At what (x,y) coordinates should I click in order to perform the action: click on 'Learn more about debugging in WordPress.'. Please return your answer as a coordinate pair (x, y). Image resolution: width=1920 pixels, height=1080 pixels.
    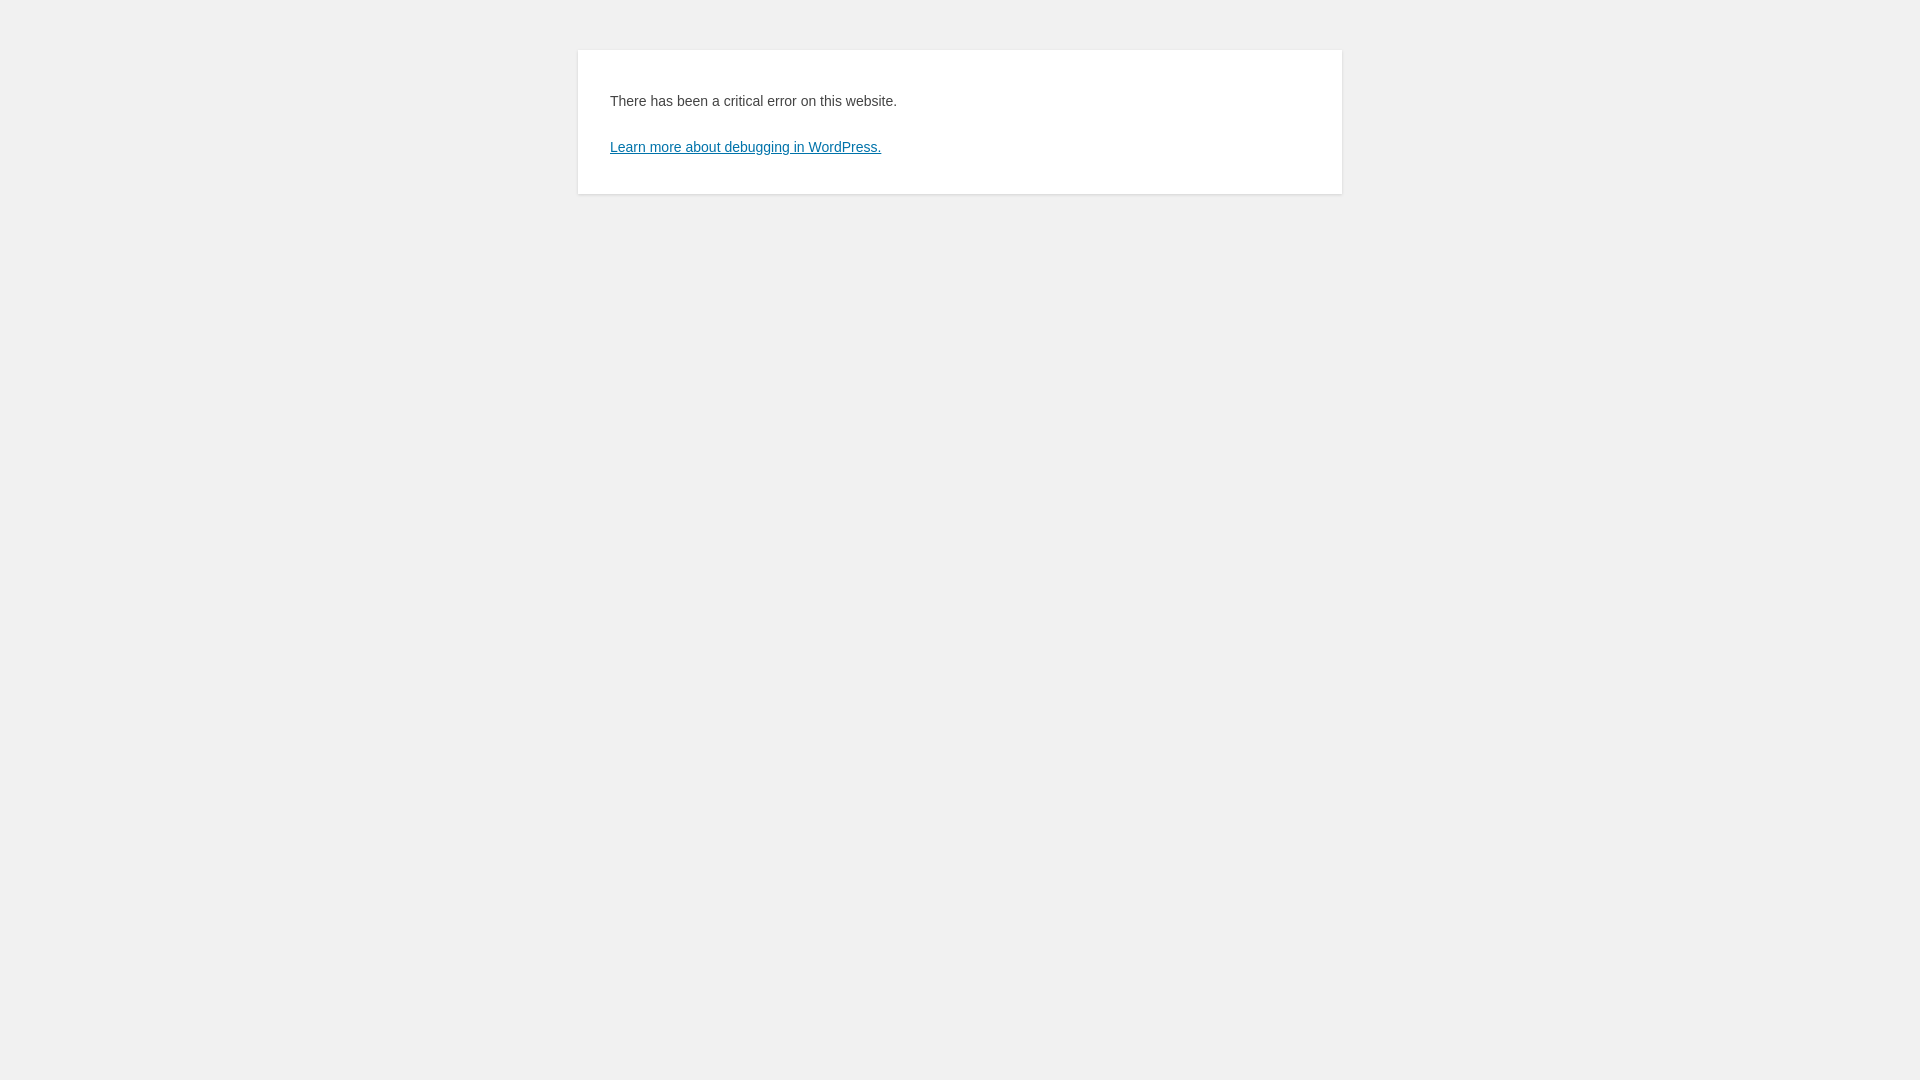
    Looking at the image, I should click on (744, 145).